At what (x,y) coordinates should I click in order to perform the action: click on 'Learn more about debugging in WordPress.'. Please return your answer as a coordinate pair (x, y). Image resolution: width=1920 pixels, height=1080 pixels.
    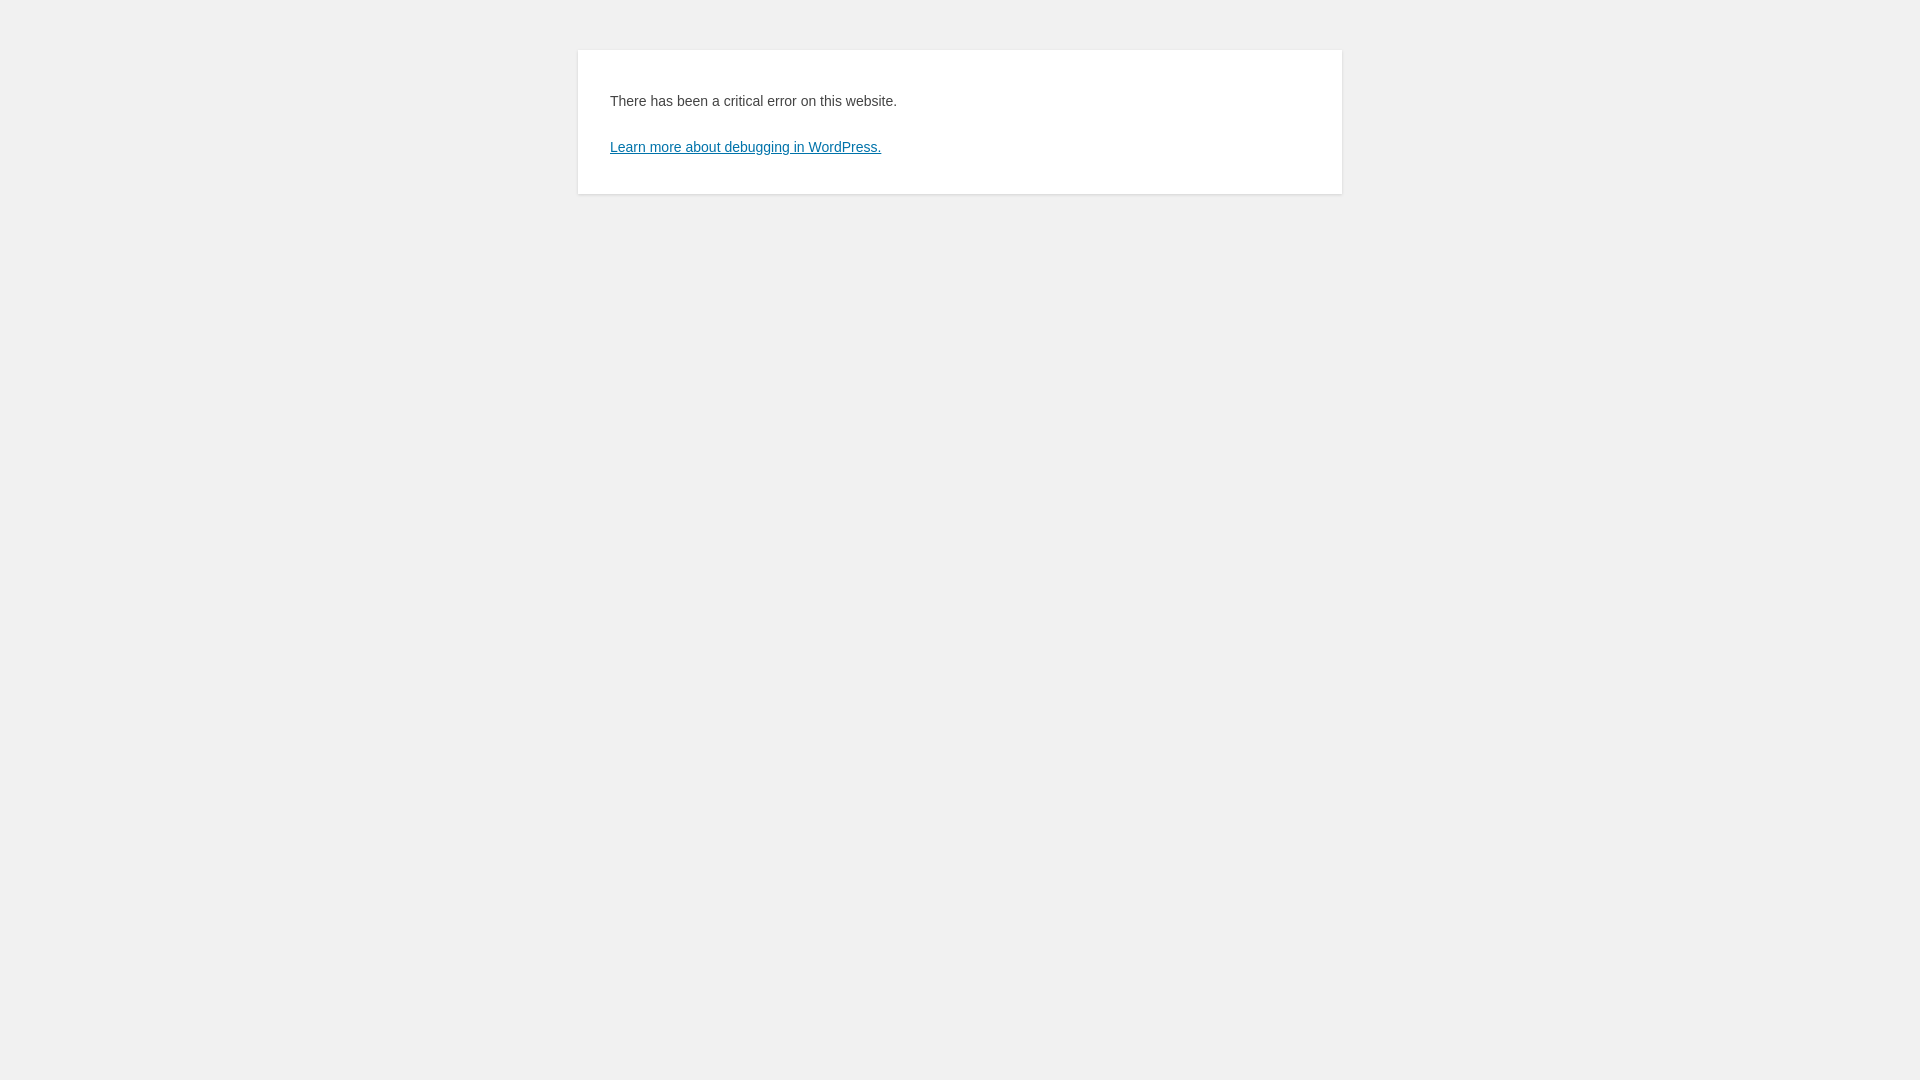
    Looking at the image, I should click on (744, 145).